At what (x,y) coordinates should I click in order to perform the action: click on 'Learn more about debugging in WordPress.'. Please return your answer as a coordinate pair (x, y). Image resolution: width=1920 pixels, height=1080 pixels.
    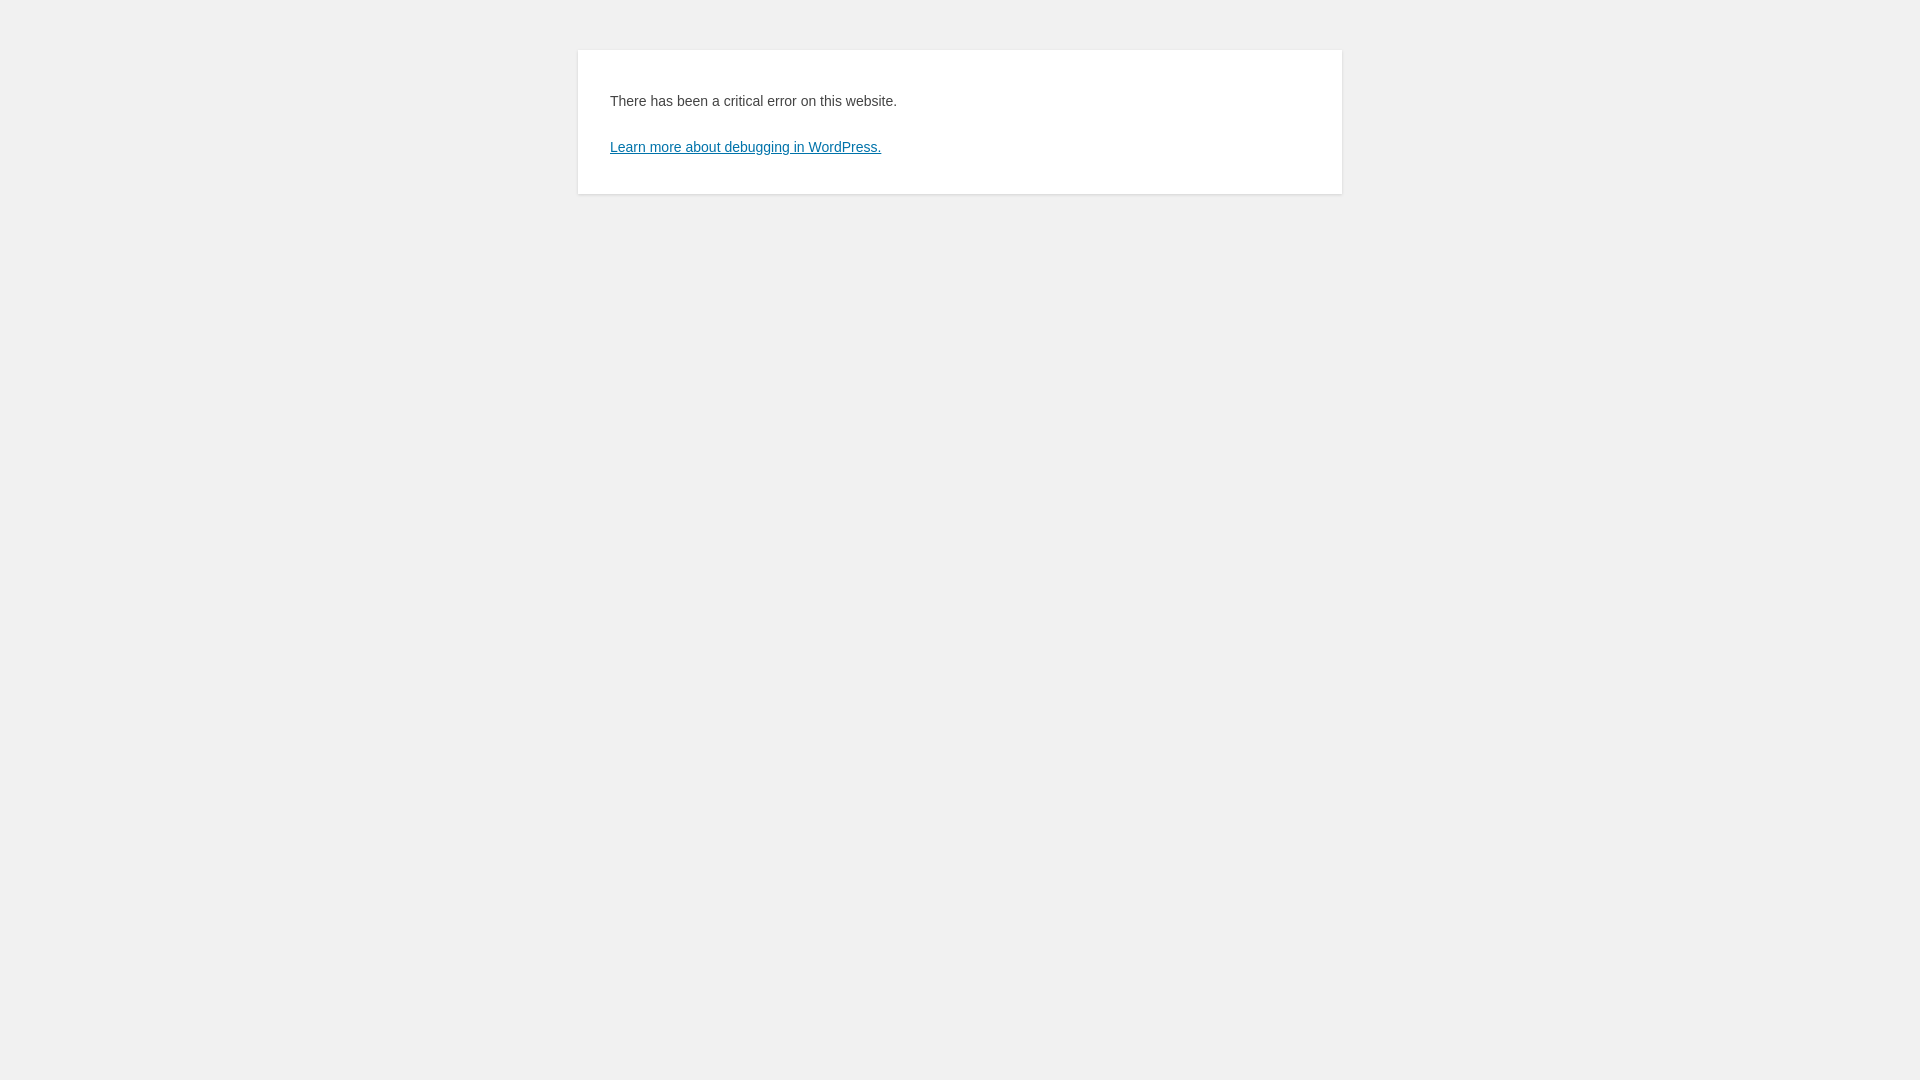
    Looking at the image, I should click on (744, 145).